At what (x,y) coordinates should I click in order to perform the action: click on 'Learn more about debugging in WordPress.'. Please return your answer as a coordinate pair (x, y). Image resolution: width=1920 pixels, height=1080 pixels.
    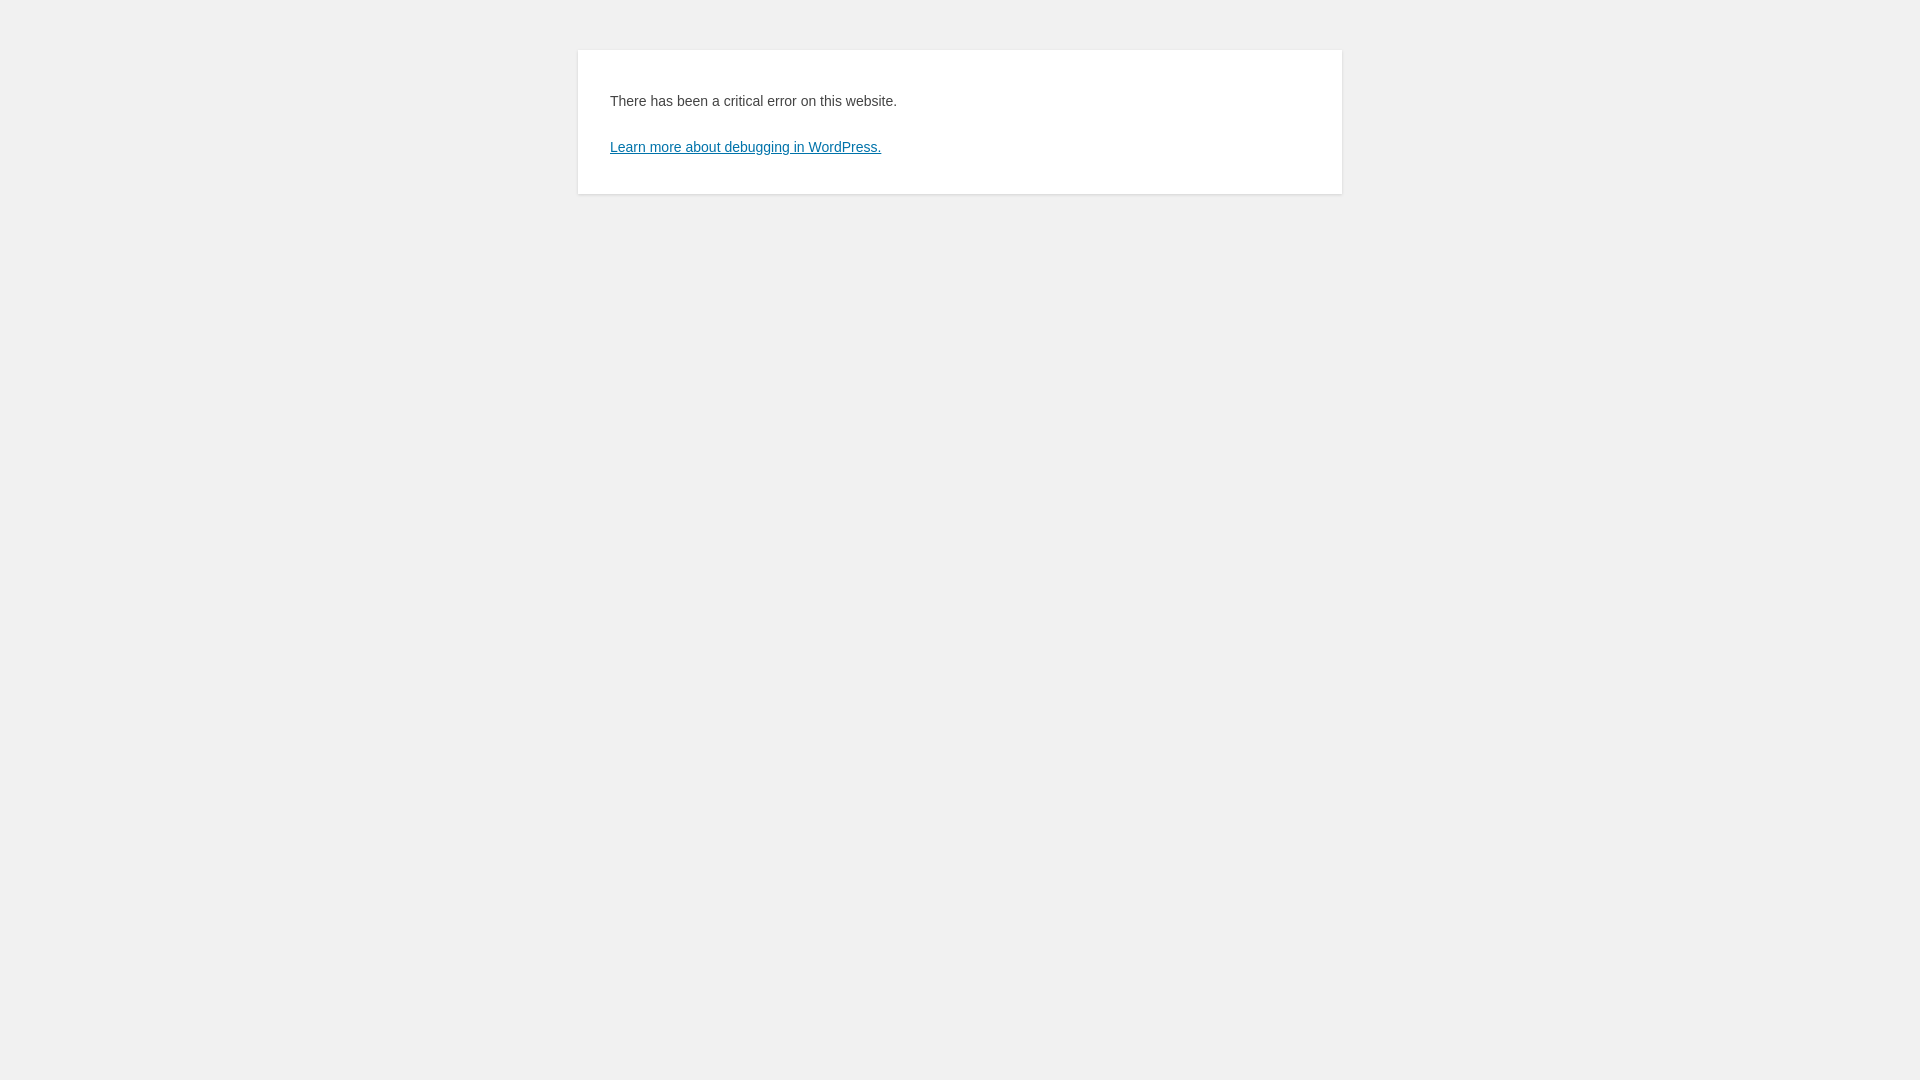
    Looking at the image, I should click on (744, 145).